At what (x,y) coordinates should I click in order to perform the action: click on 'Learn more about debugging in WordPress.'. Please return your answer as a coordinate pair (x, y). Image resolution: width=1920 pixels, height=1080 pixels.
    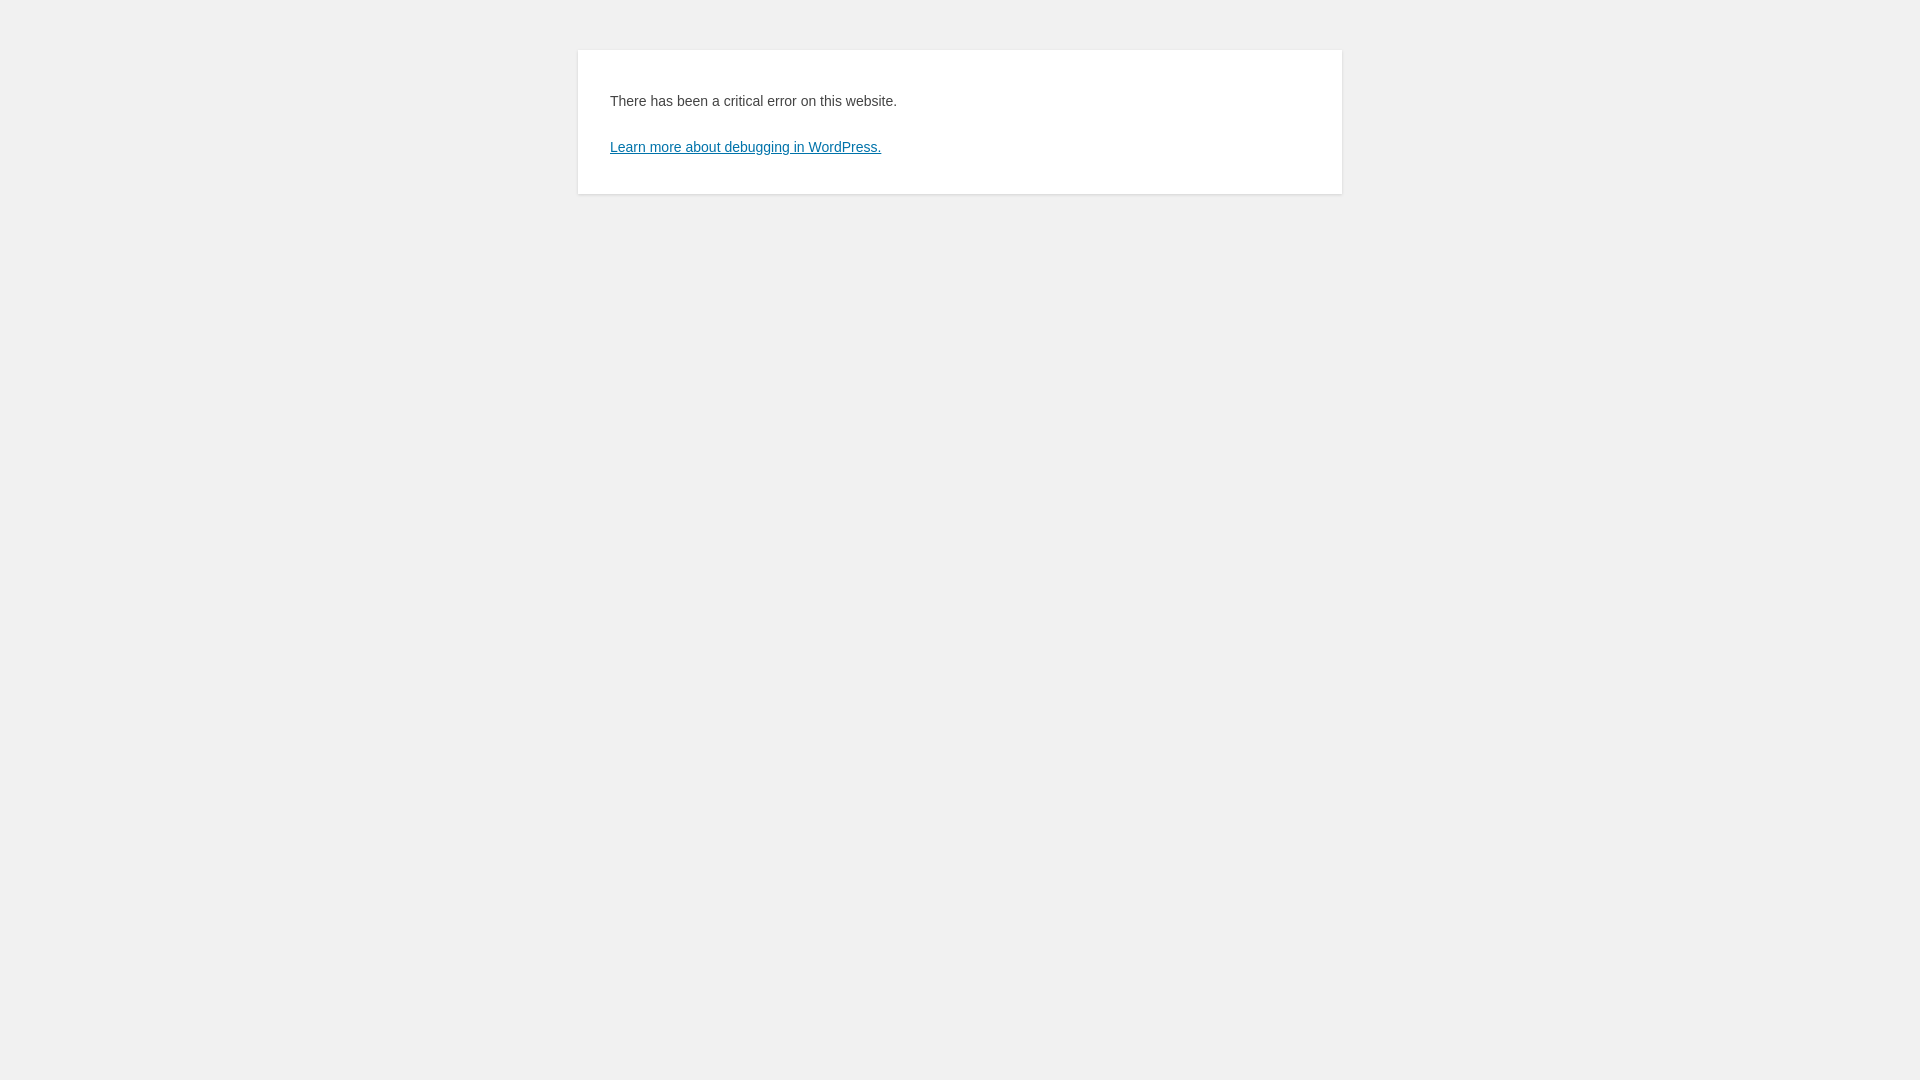
    Looking at the image, I should click on (744, 145).